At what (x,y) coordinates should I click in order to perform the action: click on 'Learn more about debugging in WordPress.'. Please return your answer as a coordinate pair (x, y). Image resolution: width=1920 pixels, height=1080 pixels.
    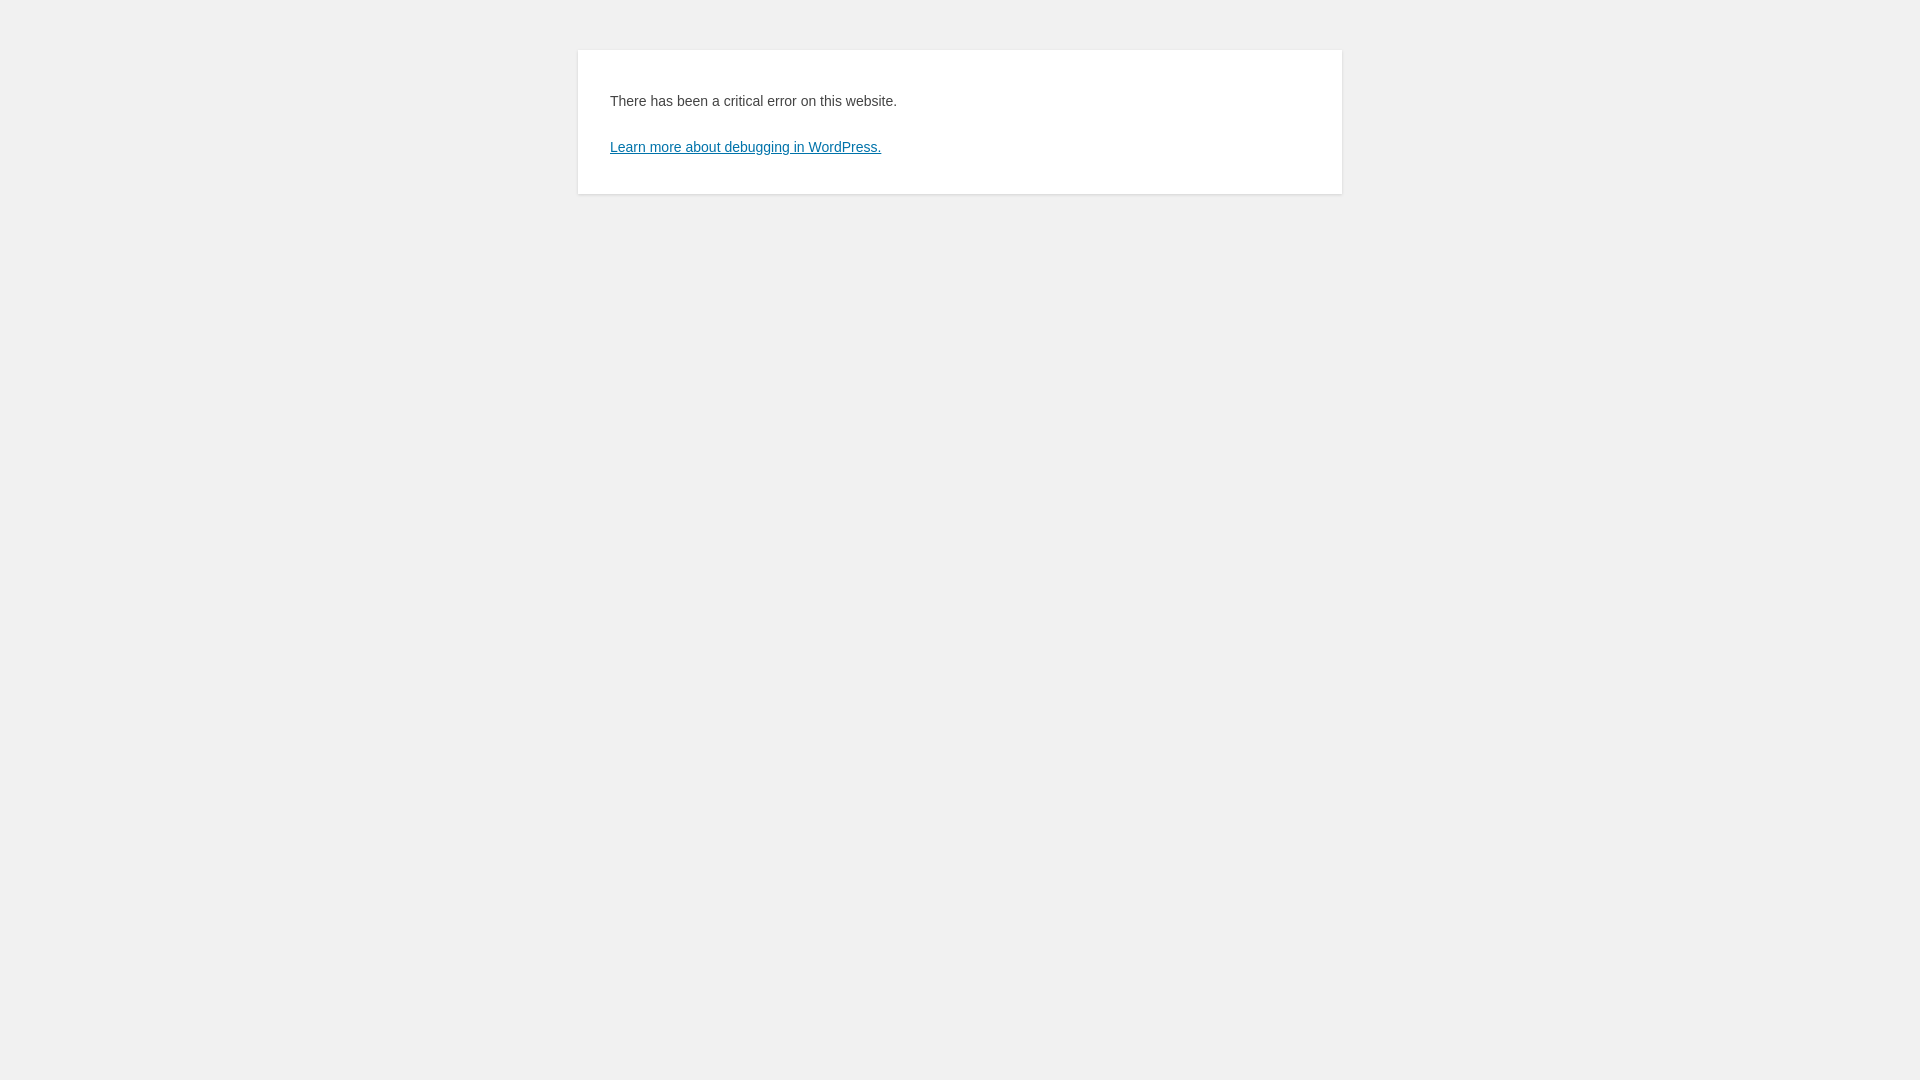
    Looking at the image, I should click on (744, 145).